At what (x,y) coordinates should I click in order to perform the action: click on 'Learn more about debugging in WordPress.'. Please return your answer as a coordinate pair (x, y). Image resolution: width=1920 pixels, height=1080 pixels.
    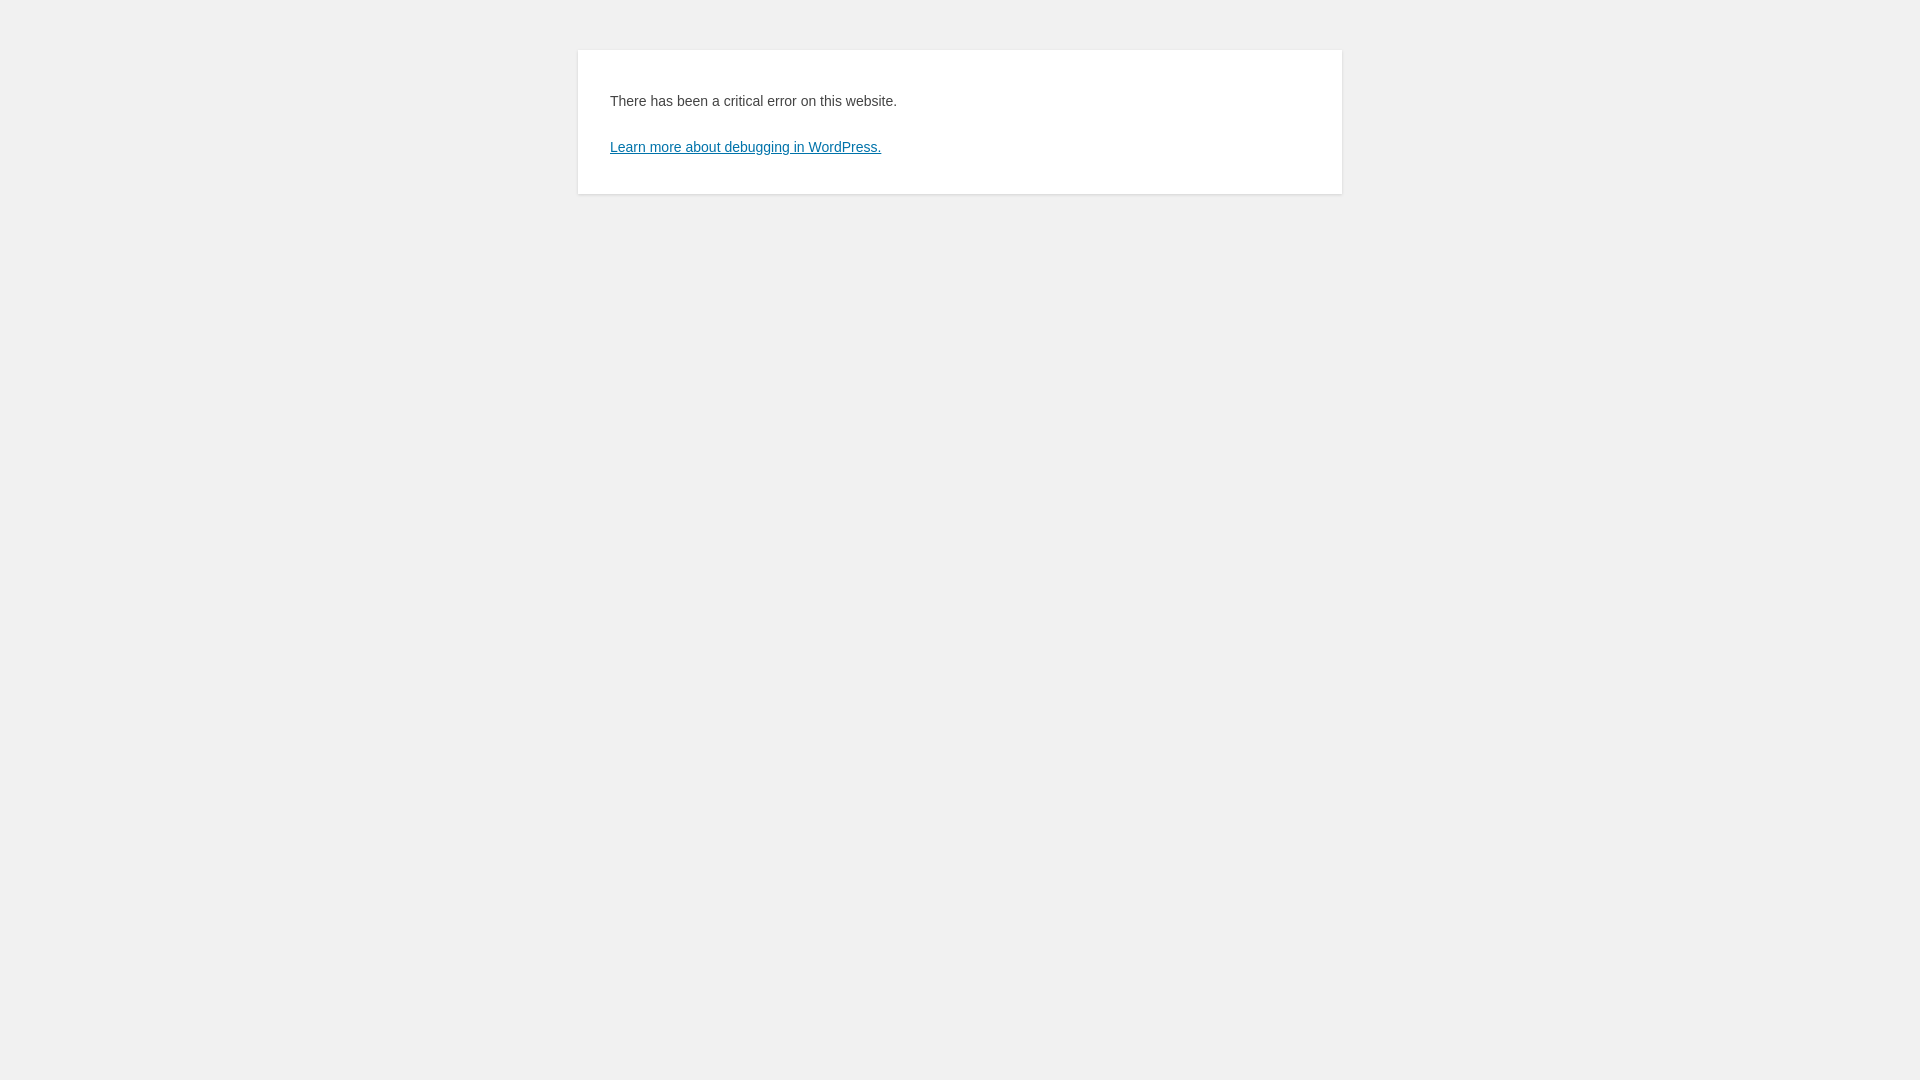
    Looking at the image, I should click on (744, 145).